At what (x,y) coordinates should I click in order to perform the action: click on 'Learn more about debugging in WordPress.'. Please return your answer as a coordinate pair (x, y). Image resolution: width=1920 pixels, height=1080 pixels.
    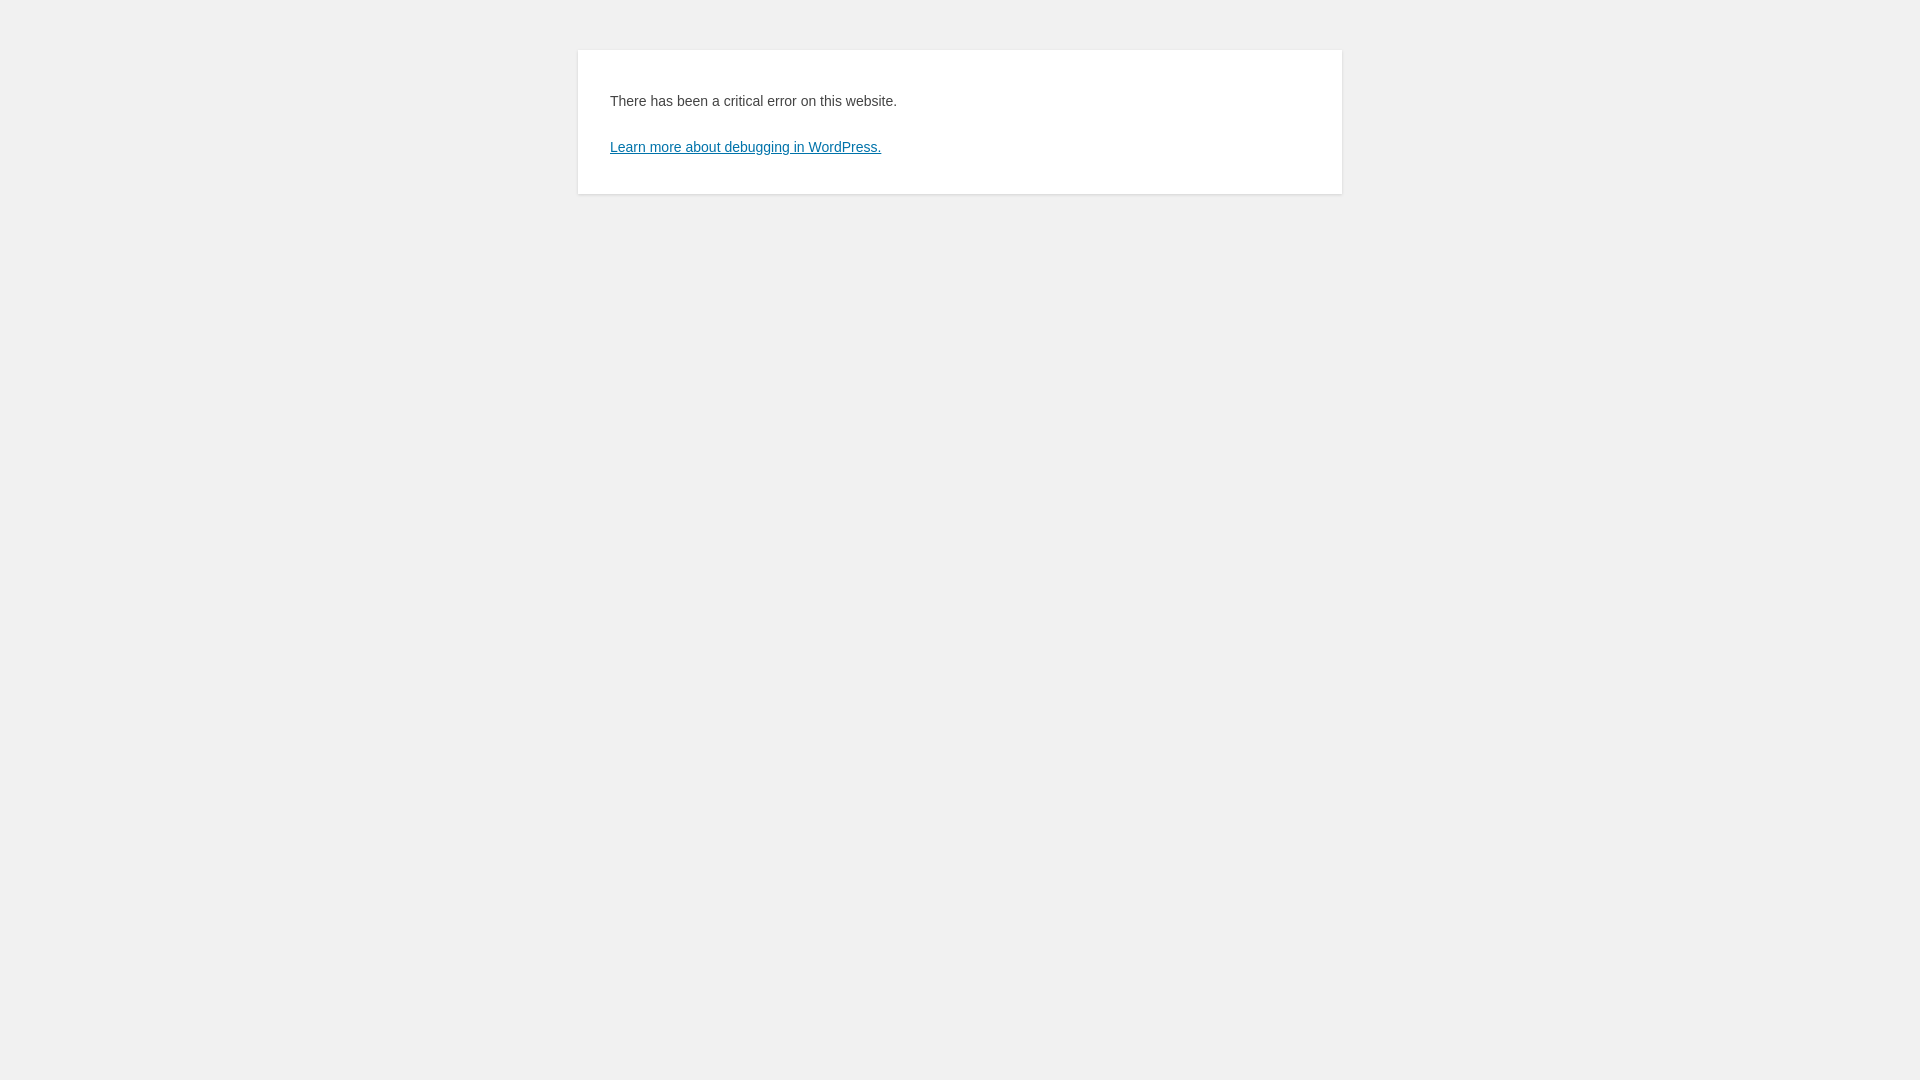
    Looking at the image, I should click on (744, 145).